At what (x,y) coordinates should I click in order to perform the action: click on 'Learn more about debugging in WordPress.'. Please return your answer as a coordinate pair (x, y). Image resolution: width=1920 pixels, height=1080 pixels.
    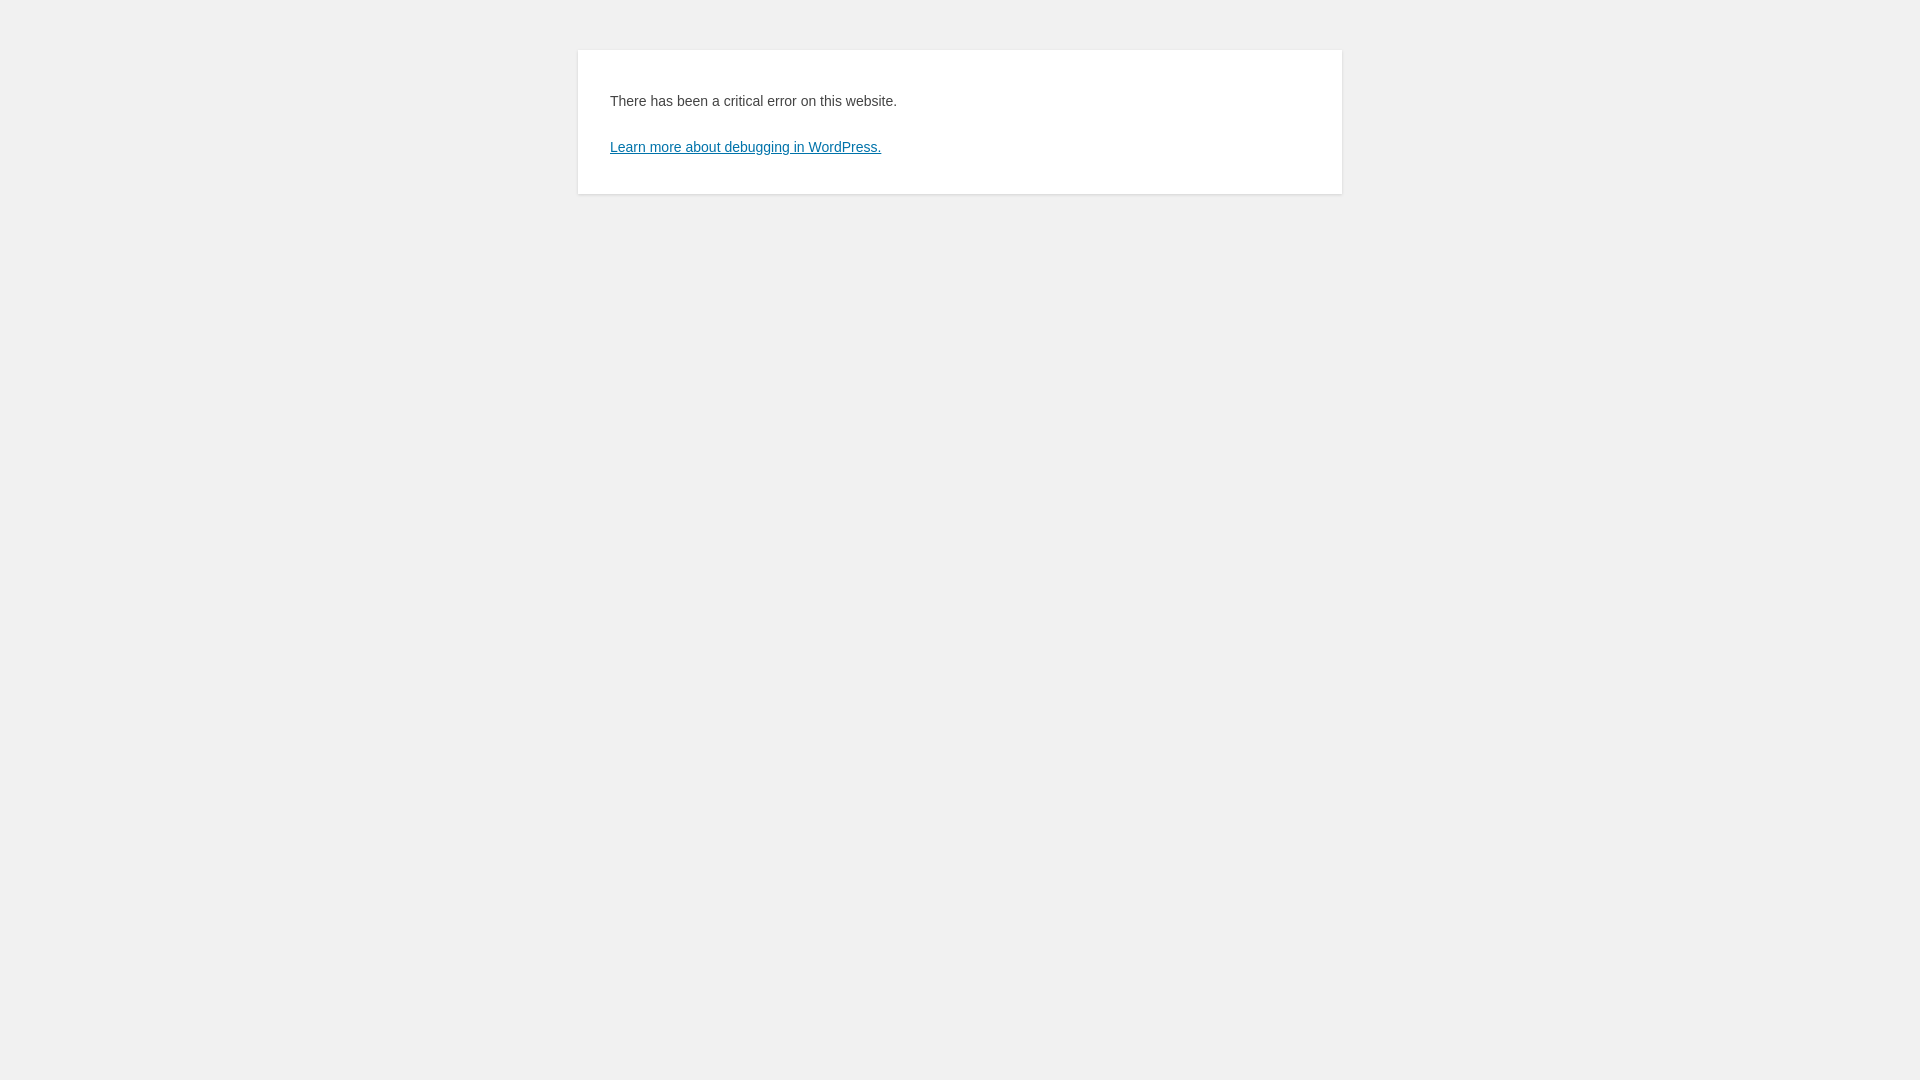
    Looking at the image, I should click on (744, 145).